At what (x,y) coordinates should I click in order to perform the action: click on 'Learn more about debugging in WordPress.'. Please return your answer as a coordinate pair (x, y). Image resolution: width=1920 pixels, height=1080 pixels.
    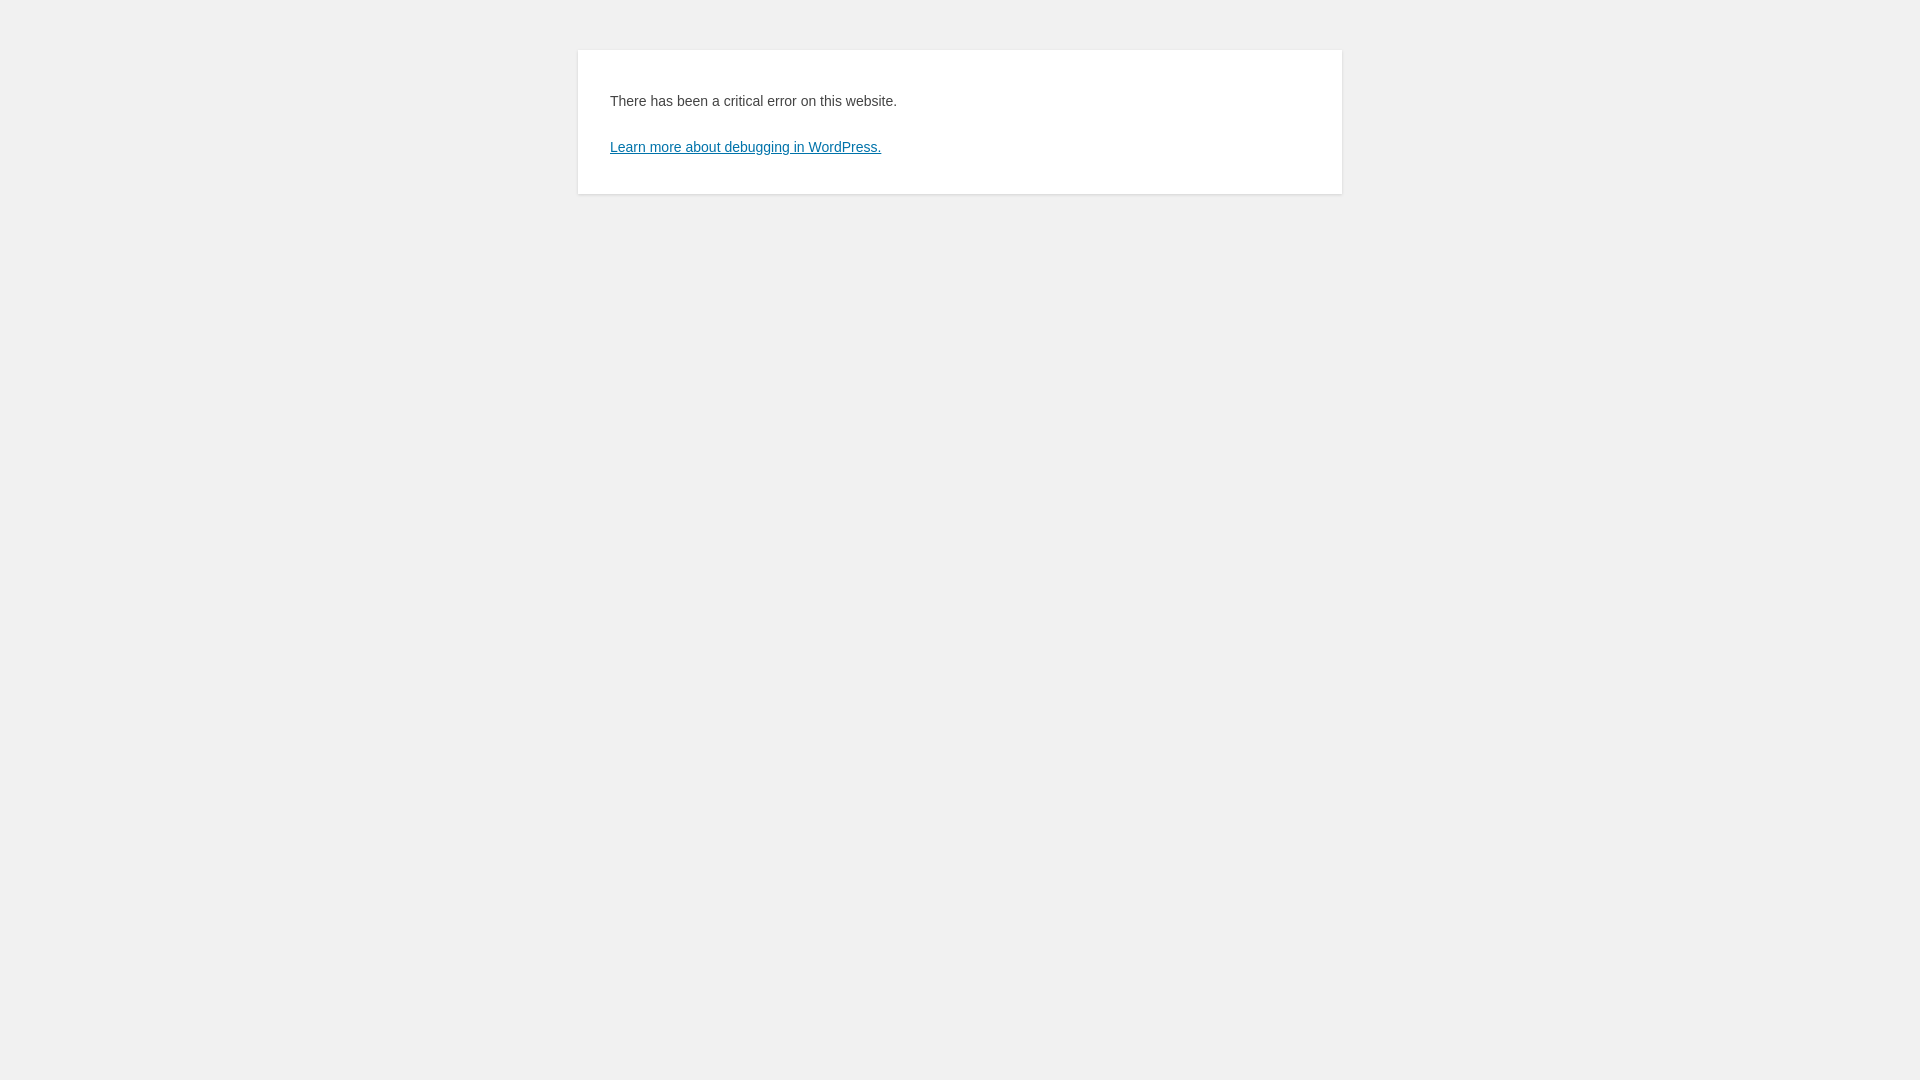
    Looking at the image, I should click on (744, 145).